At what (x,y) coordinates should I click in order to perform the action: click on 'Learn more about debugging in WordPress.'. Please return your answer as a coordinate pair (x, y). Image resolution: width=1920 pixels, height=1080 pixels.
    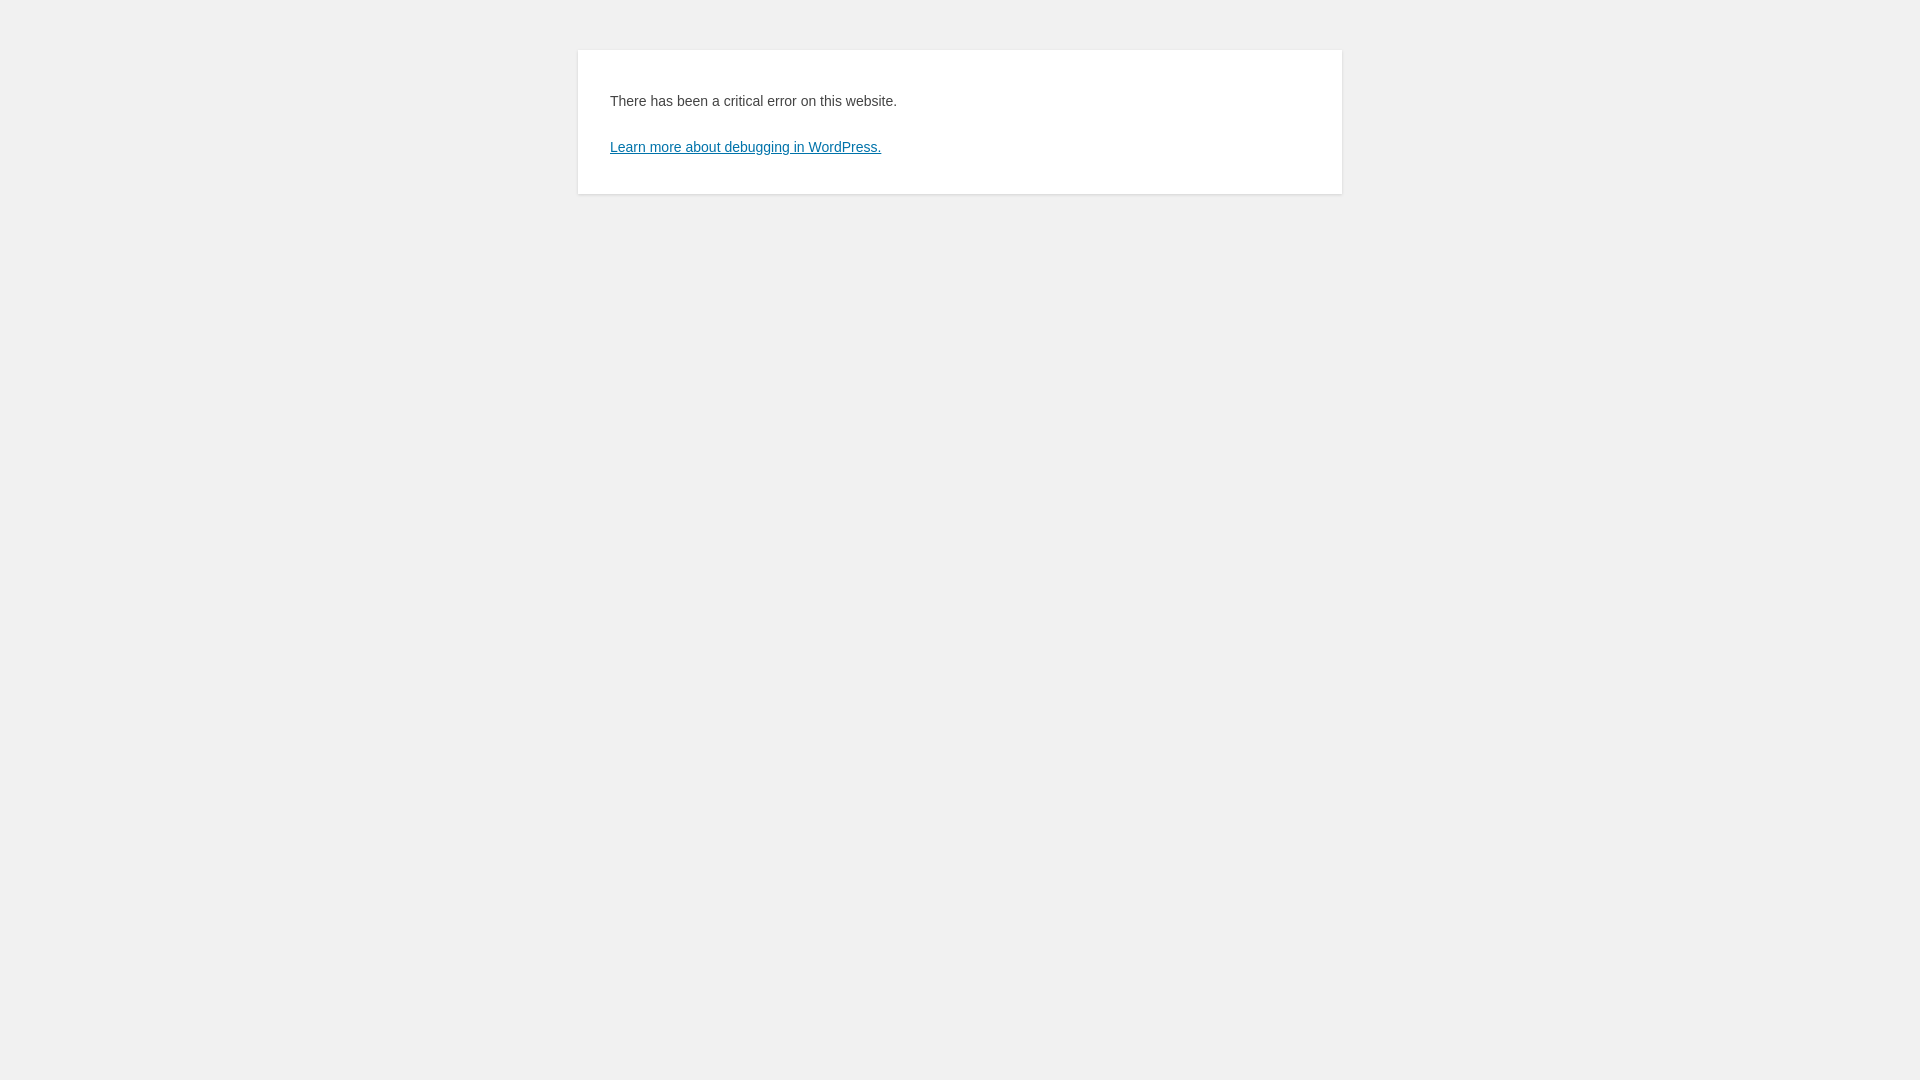
    Looking at the image, I should click on (744, 145).